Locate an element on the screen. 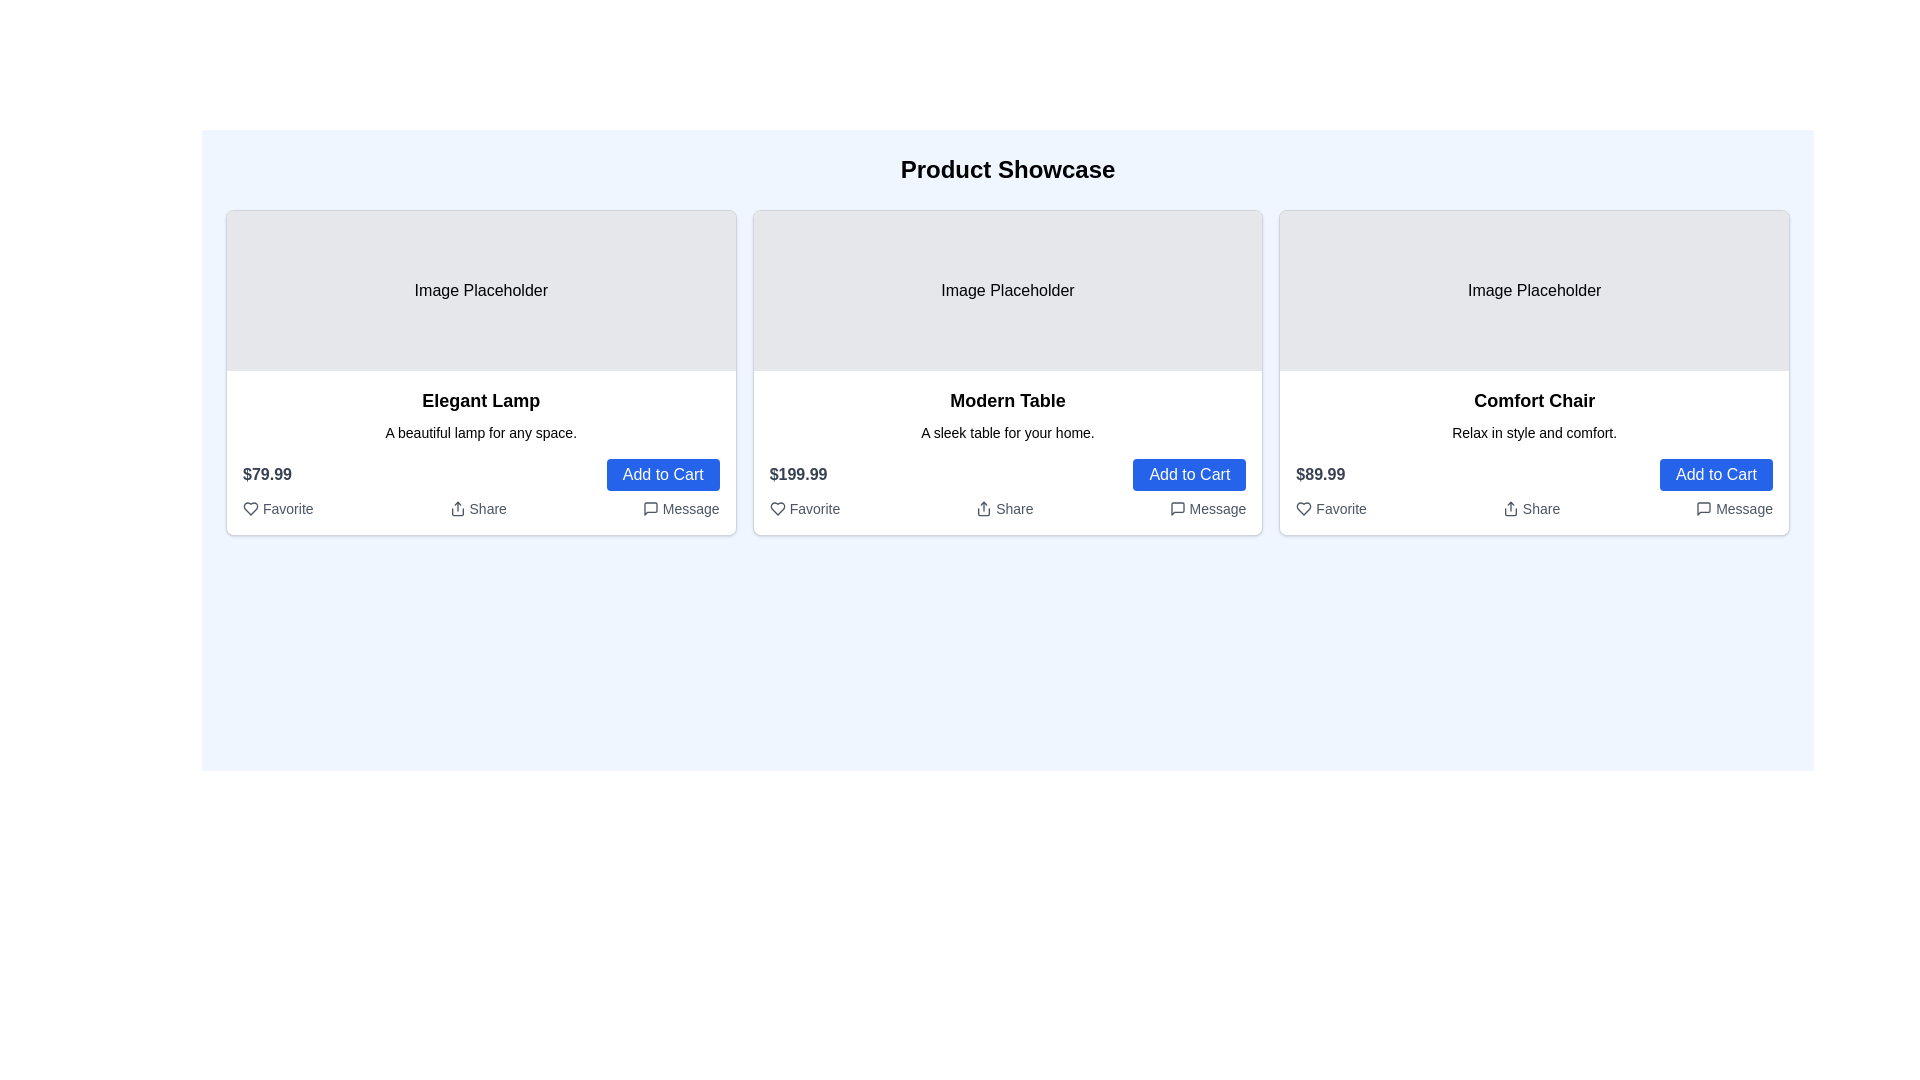  the heart-shaped outline icon located at the bottom-left corner of the third product card for the 'Comfort Chair' to mark the item as a favorite is located at coordinates (1304, 508).